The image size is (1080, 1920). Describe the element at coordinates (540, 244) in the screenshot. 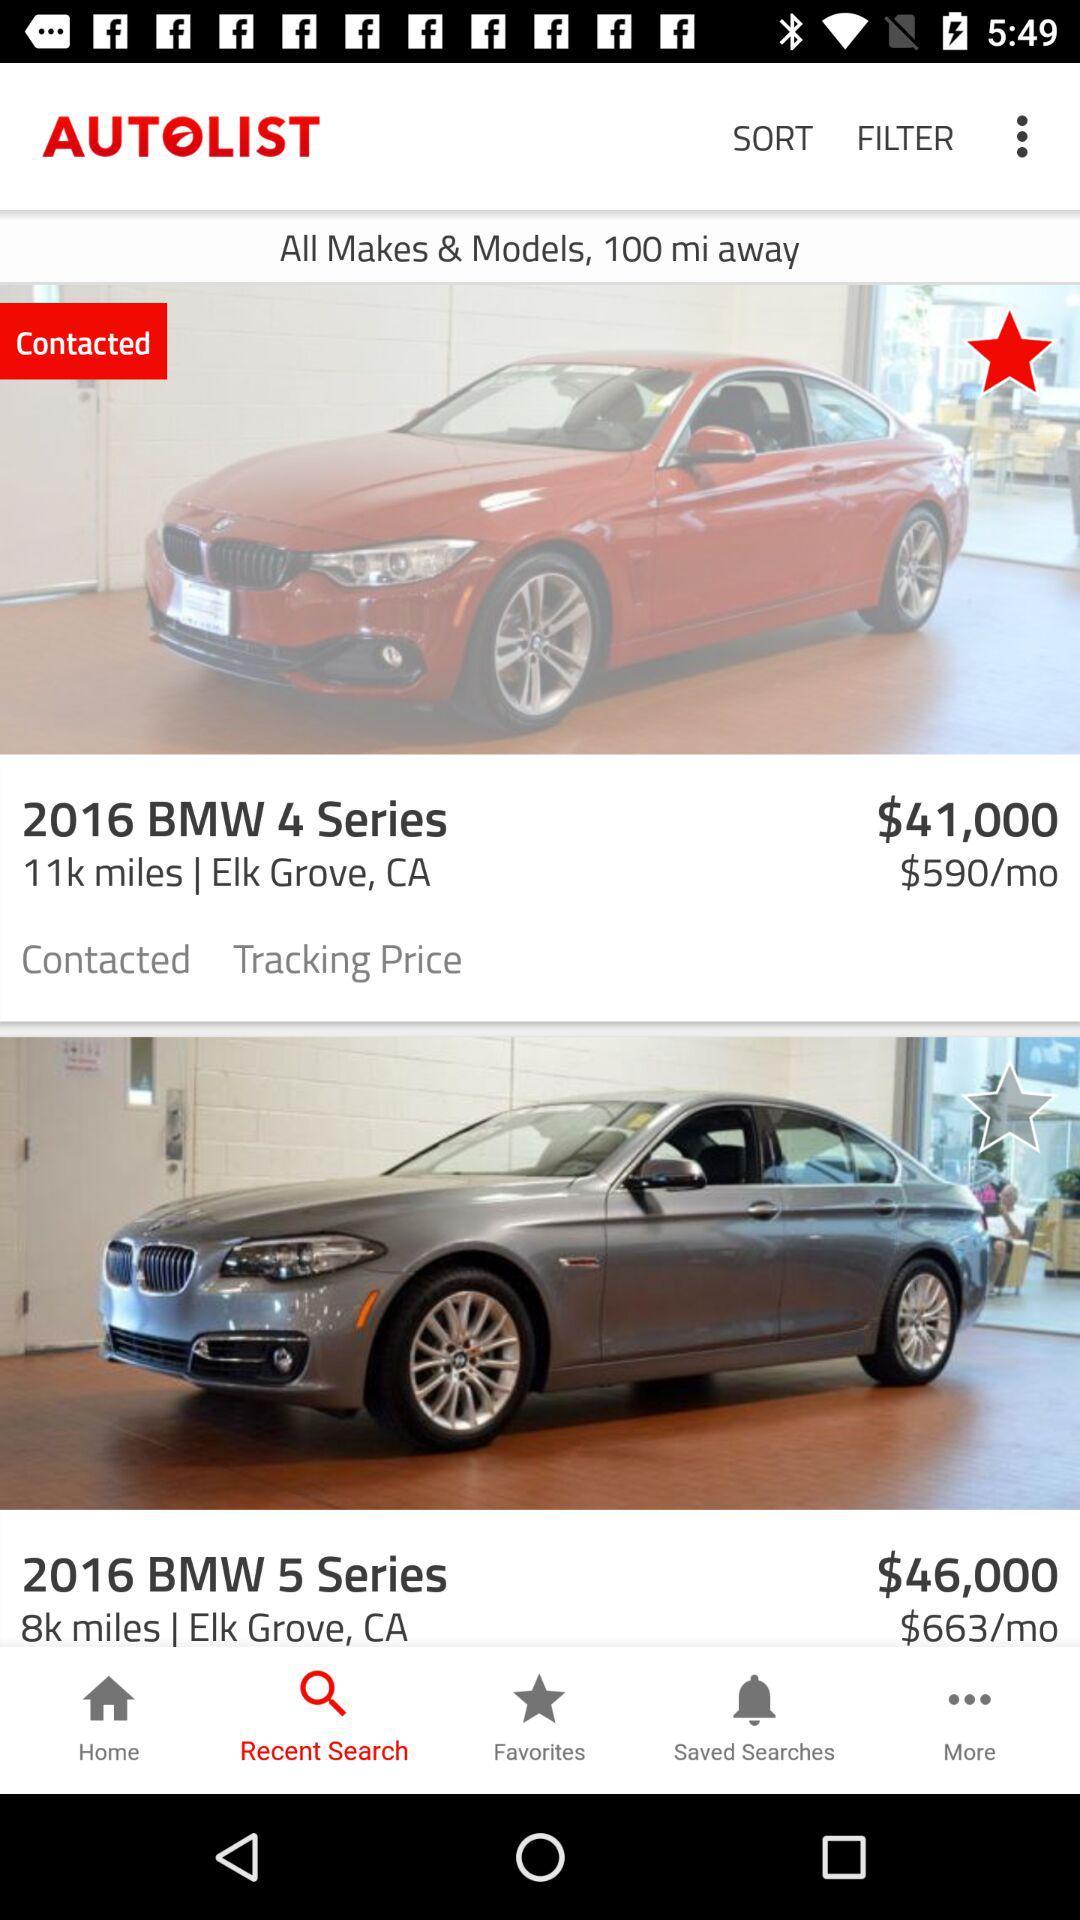

I see `all makes models icon` at that location.